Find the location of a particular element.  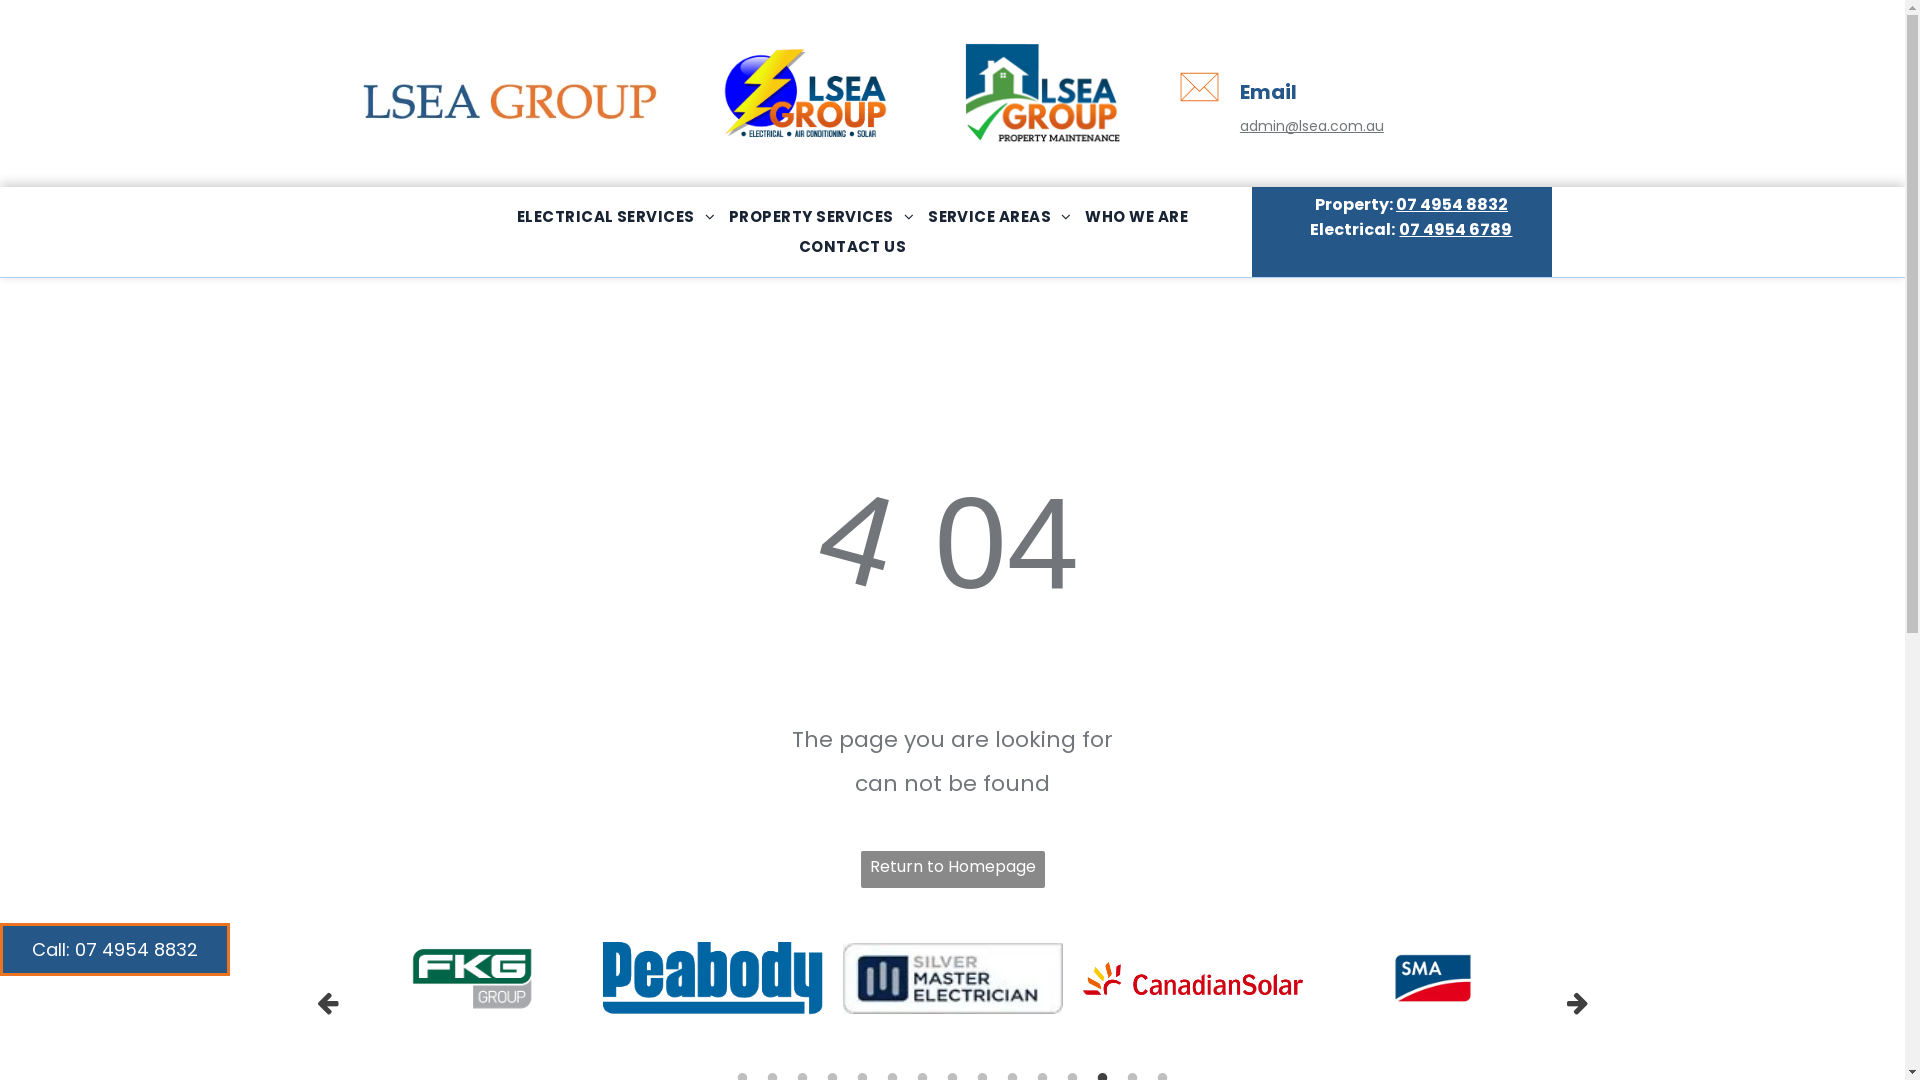

'https://www.peabodyenergy.com/' is located at coordinates (711, 977).